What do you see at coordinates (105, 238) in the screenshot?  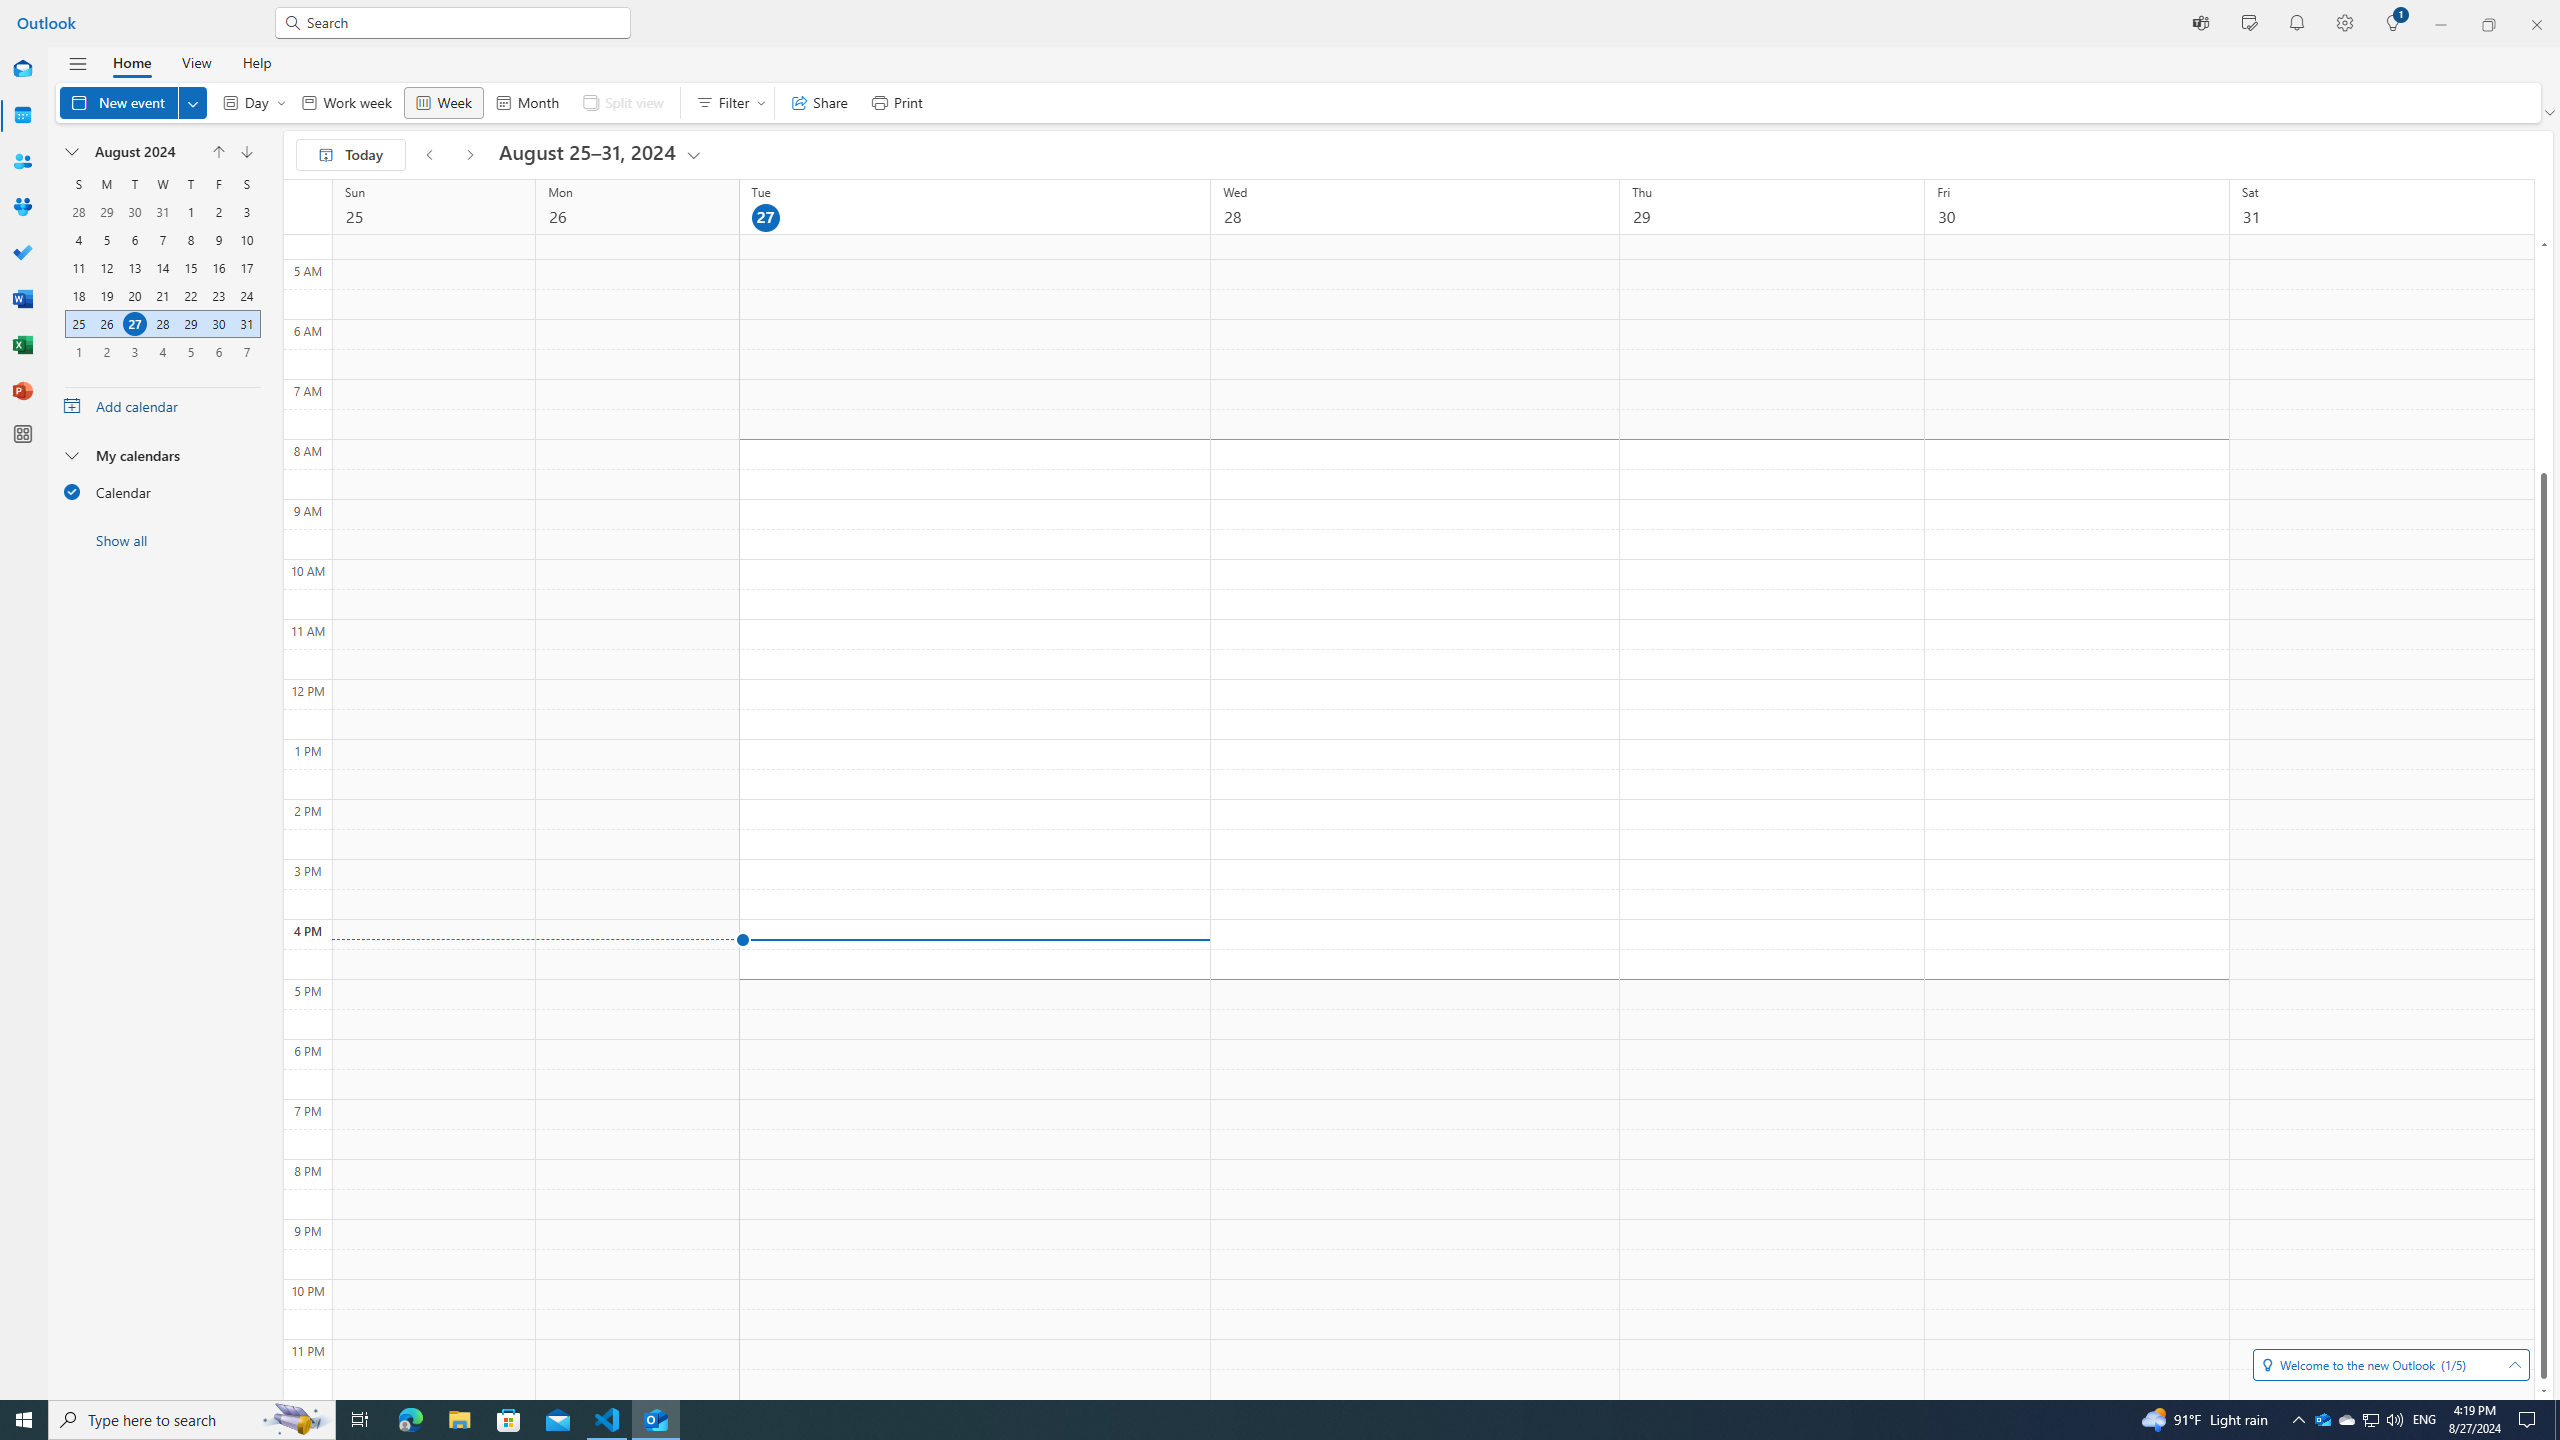 I see `'5, August, 2024'` at bounding box center [105, 238].